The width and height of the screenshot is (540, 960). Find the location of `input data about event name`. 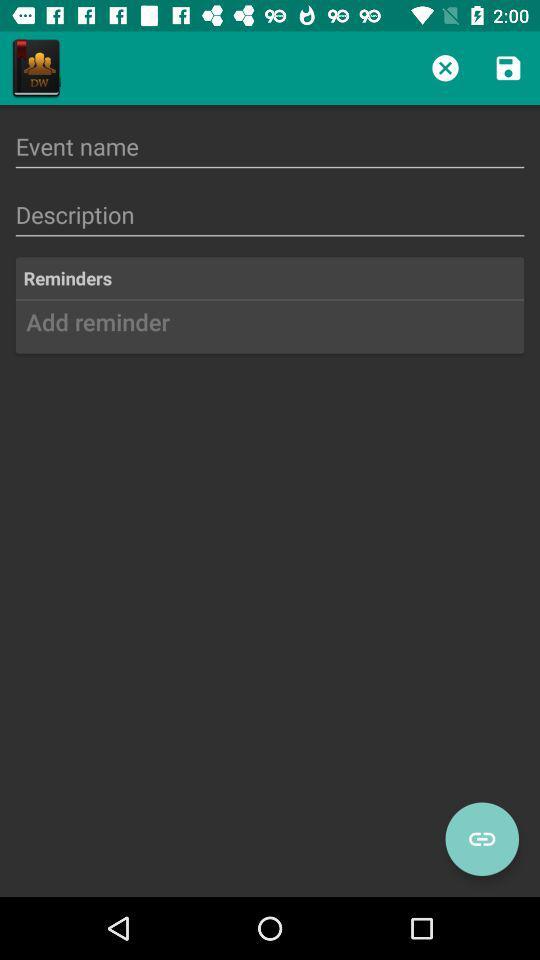

input data about event name is located at coordinates (270, 145).